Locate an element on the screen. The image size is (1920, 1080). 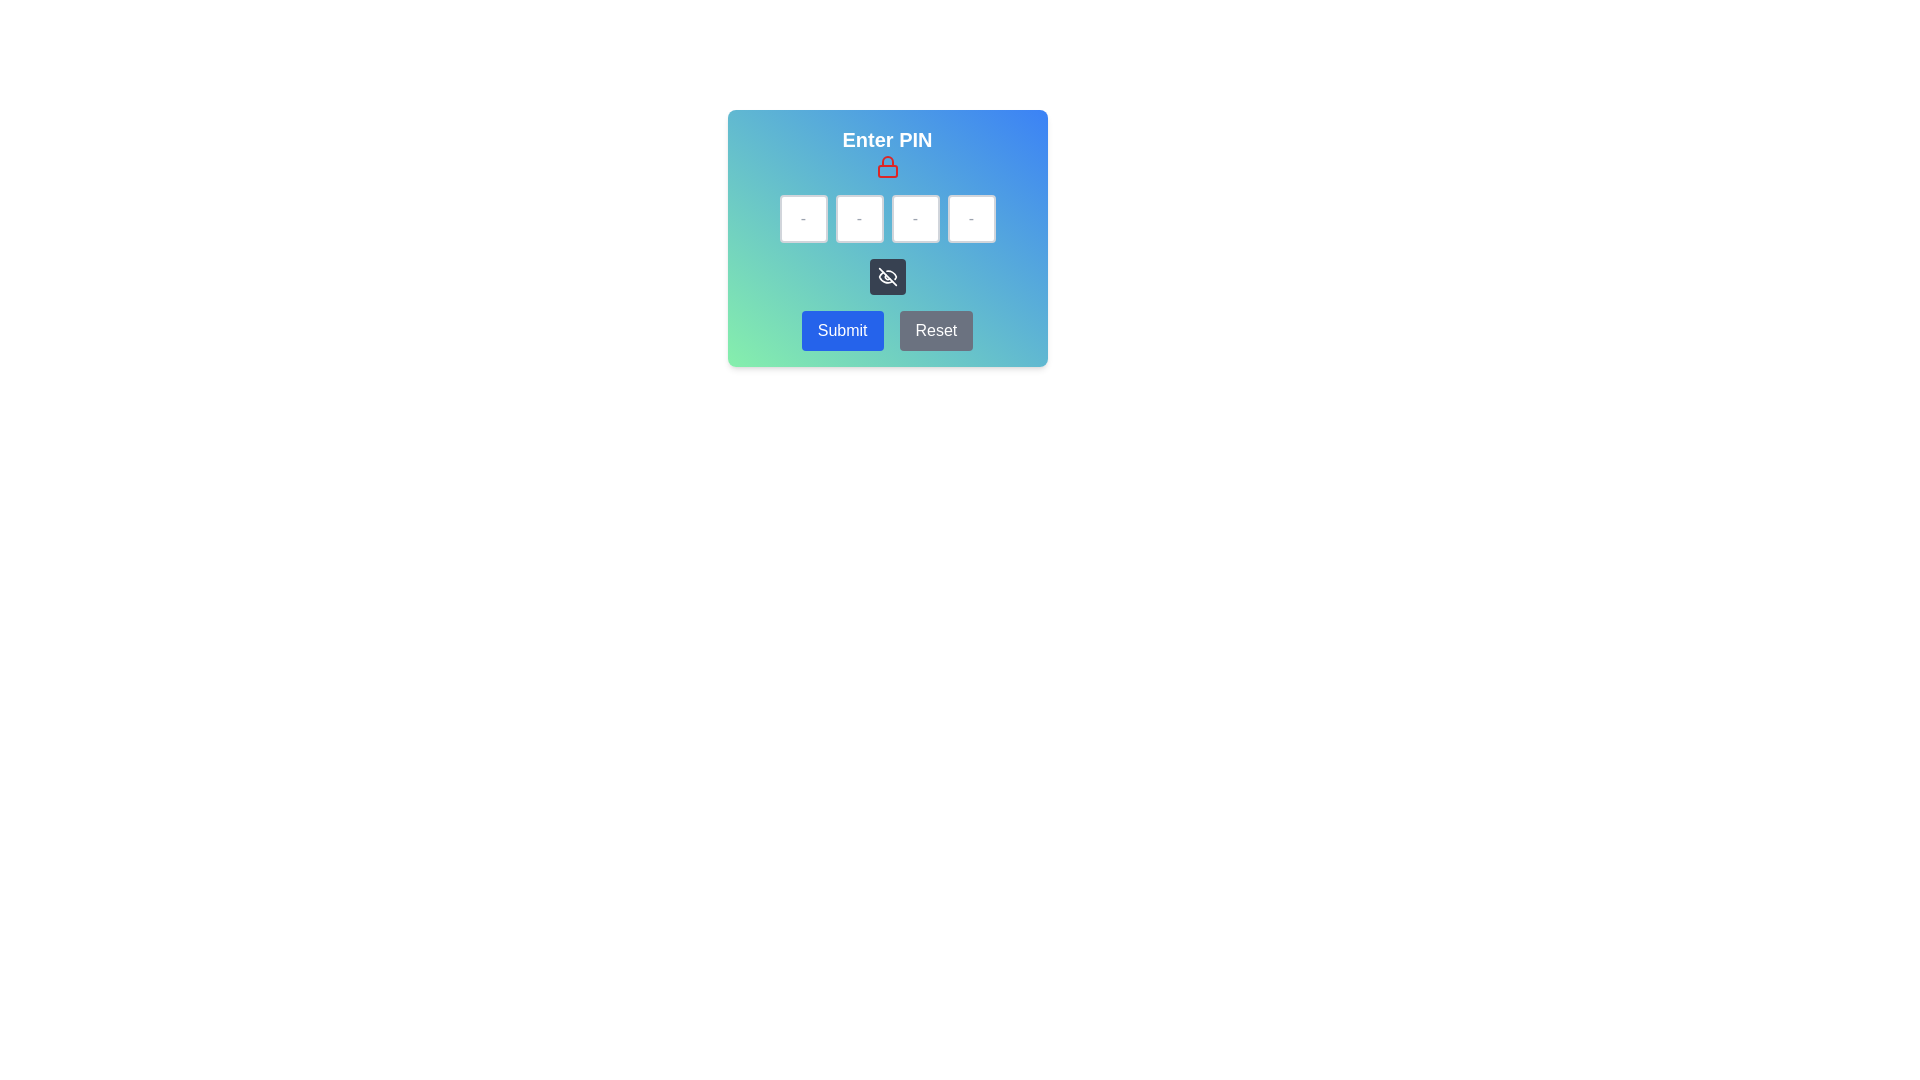
the lock icon located directly beneath the 'Enter PIN' text, which serves as a reassurance for security regarding the PIN input is located at coordinates (886, 165).